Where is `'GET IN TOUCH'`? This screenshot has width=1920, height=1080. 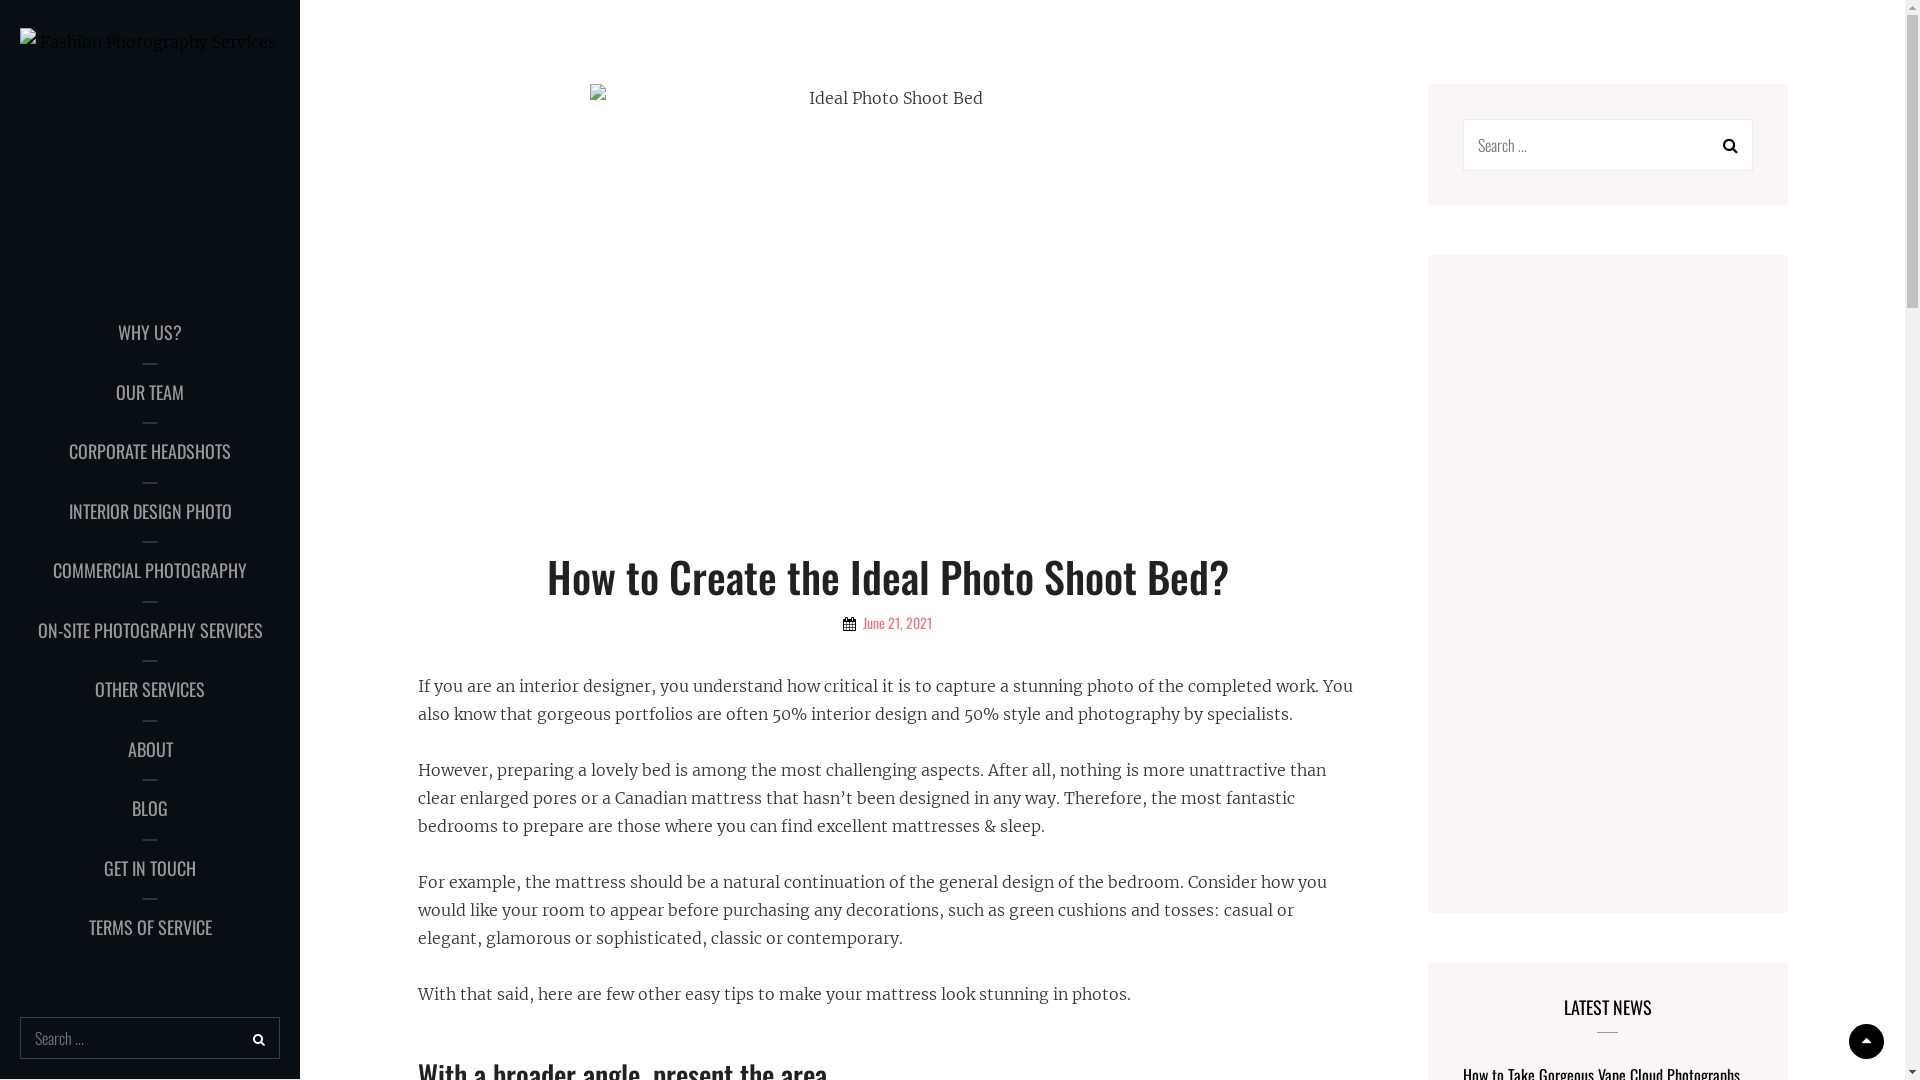
'GET IN TOUCH' is located at coordinates (0, 867).